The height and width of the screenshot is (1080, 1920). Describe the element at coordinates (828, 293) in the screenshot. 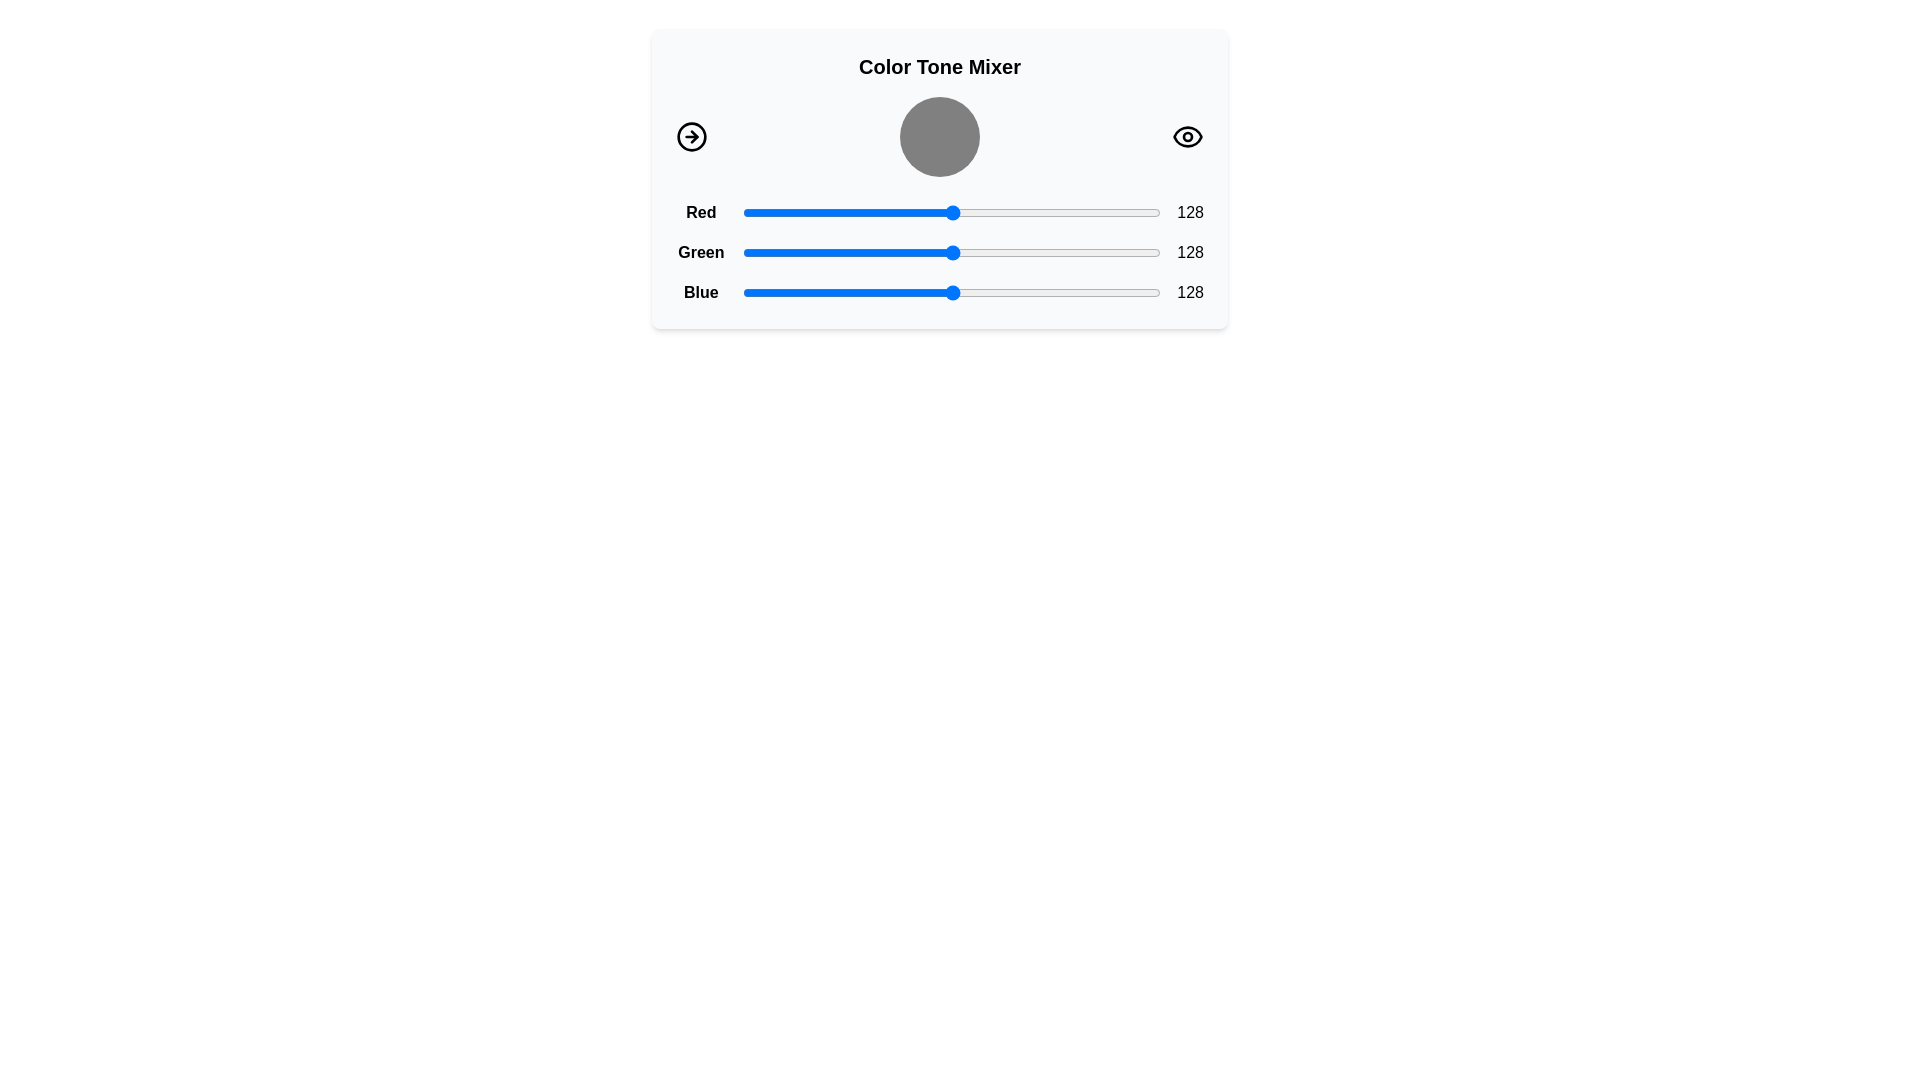

I see `the slider value` at that location.